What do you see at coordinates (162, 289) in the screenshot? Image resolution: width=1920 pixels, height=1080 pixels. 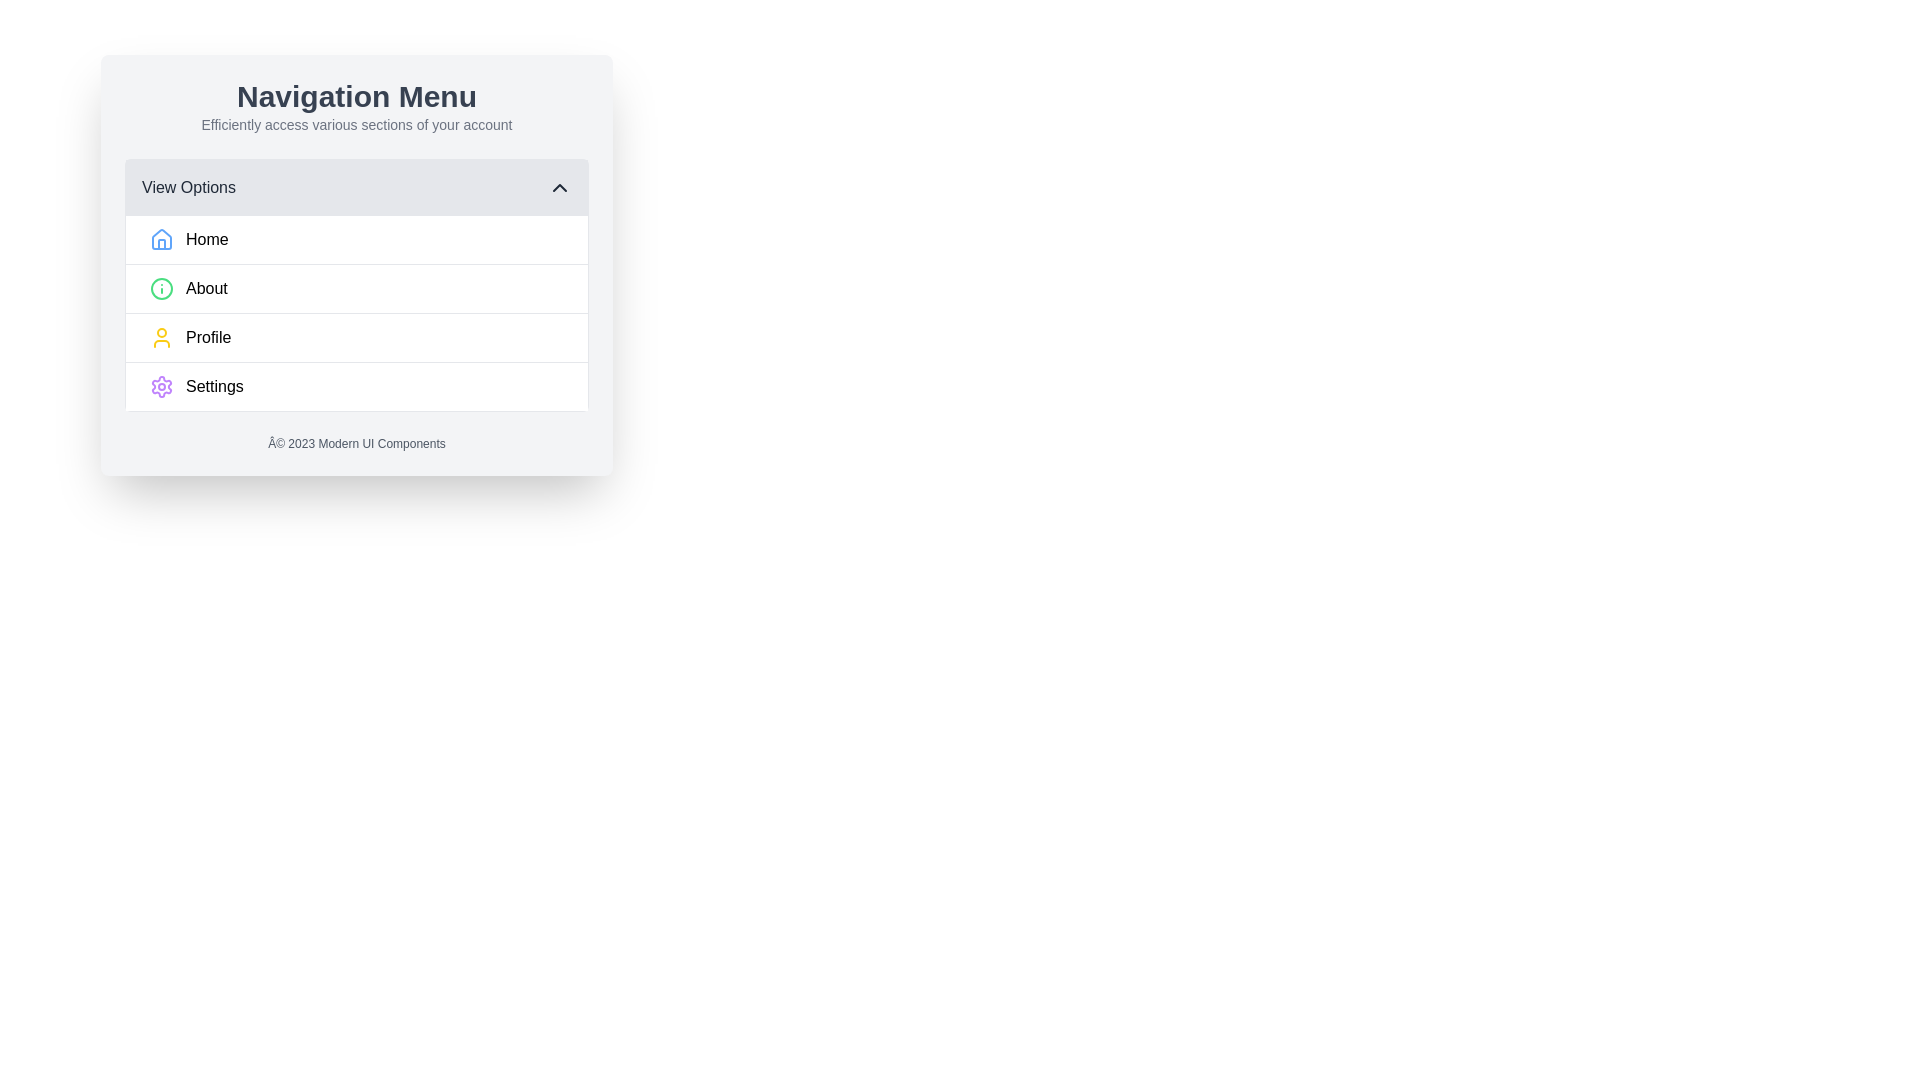 I see `the informational icon located to the left of the 'About' menu item in the second row of the navigation menu` at bounding box center [162, 289].